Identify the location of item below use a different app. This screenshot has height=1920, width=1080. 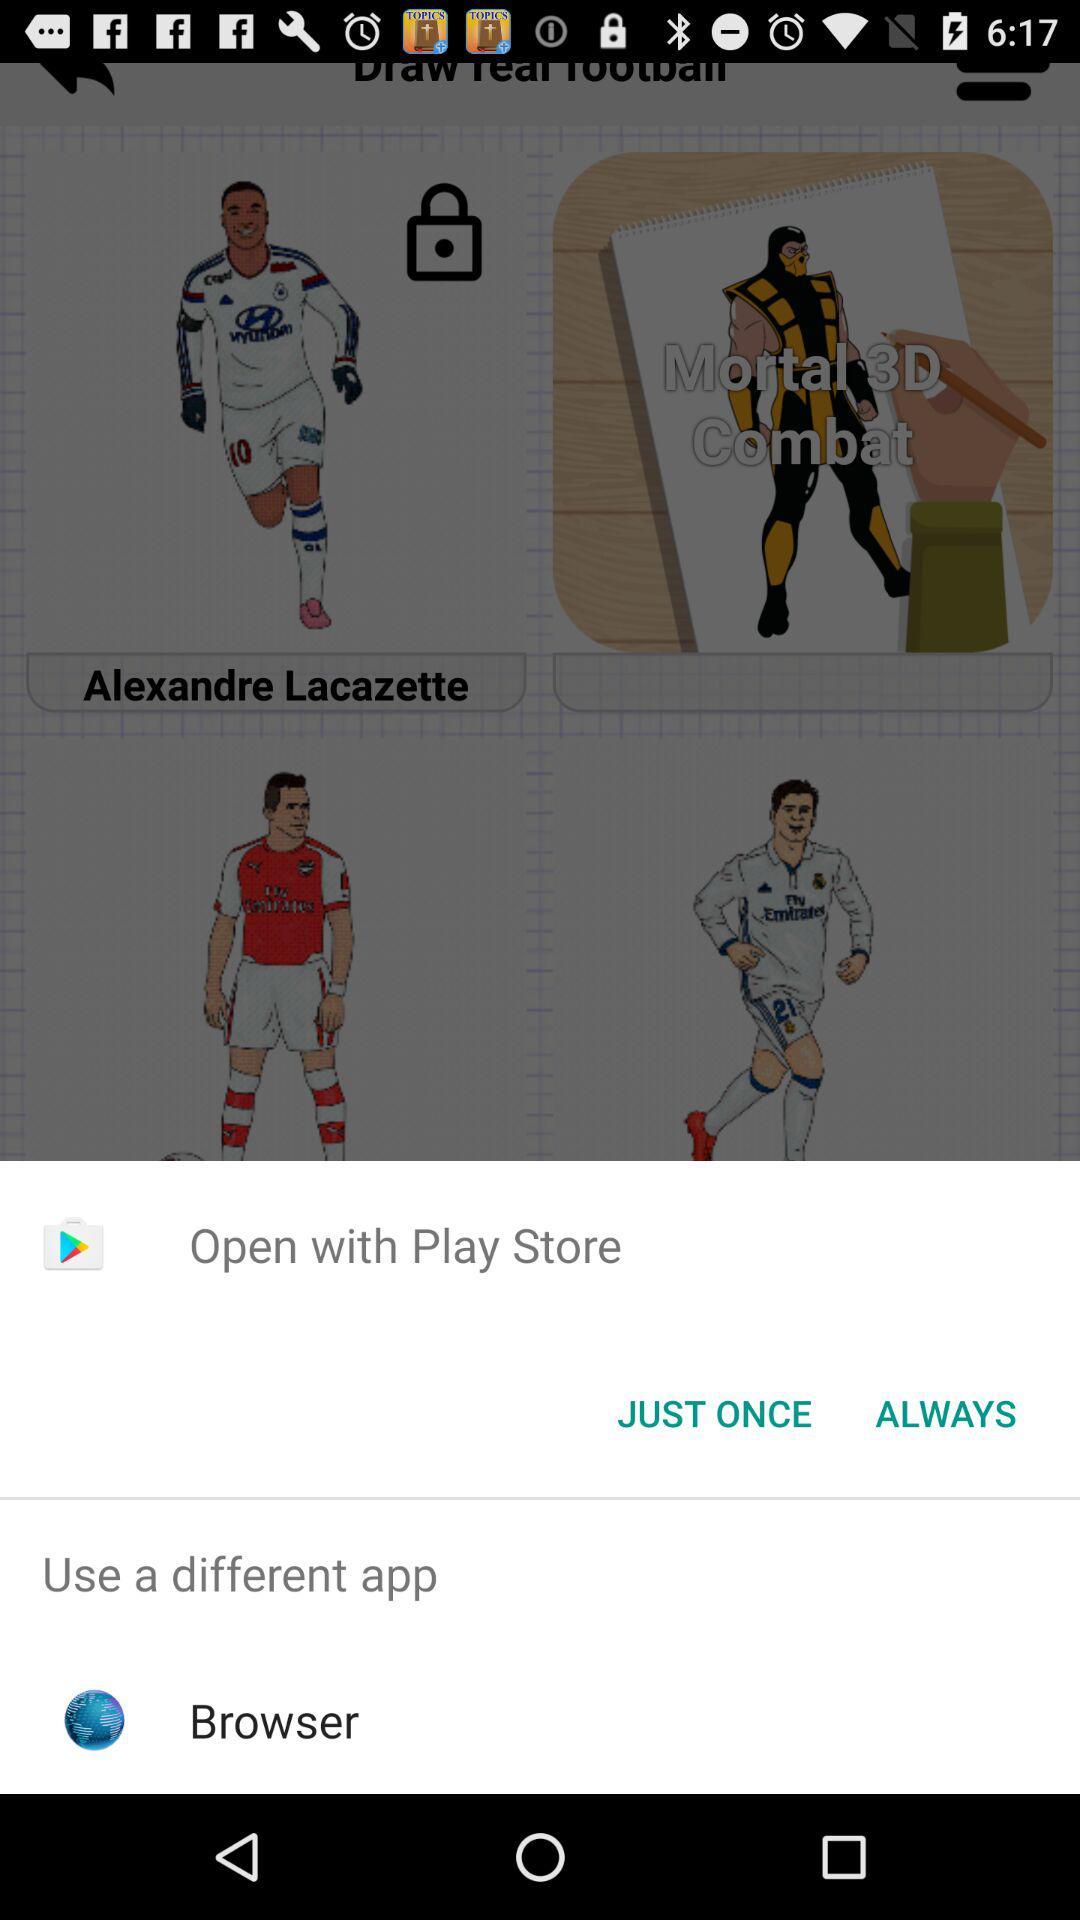
(274, 1719).